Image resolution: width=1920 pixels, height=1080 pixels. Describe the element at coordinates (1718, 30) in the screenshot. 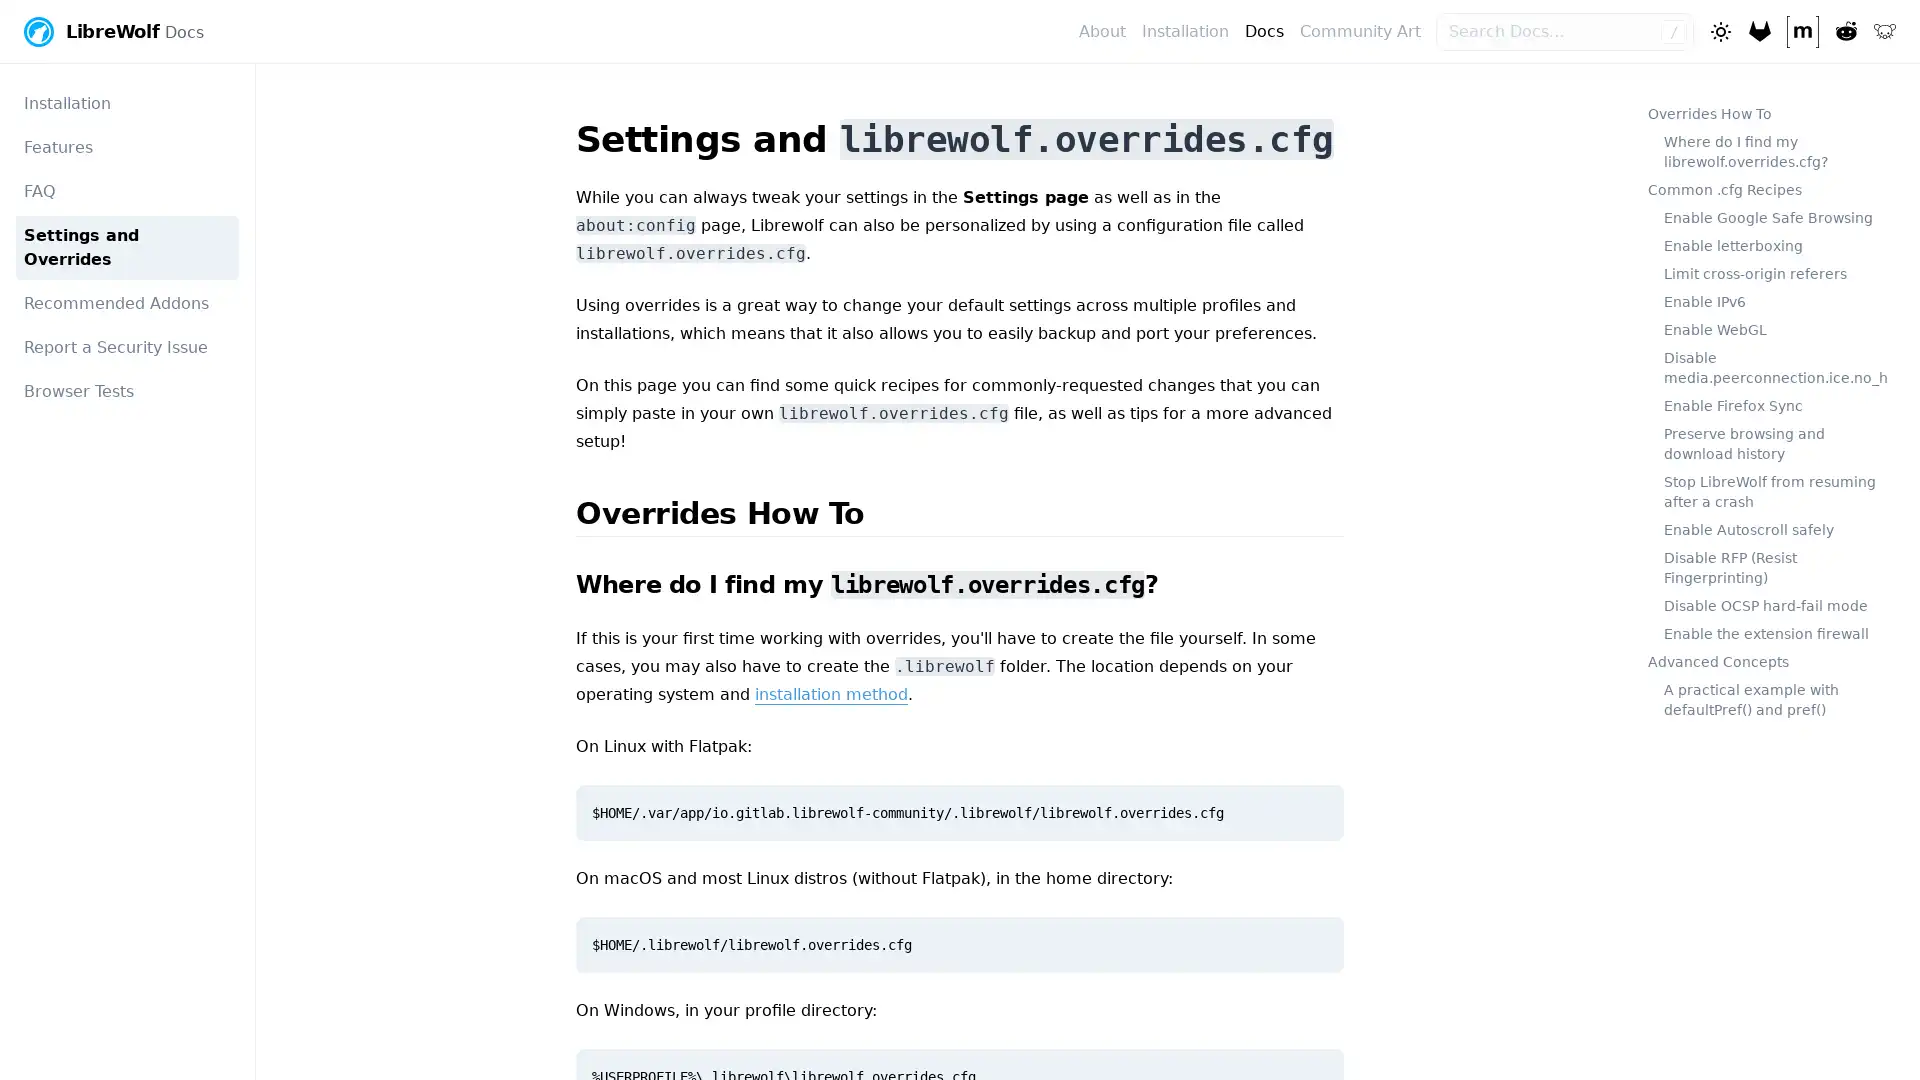

I see `Toggle theme` at that location.